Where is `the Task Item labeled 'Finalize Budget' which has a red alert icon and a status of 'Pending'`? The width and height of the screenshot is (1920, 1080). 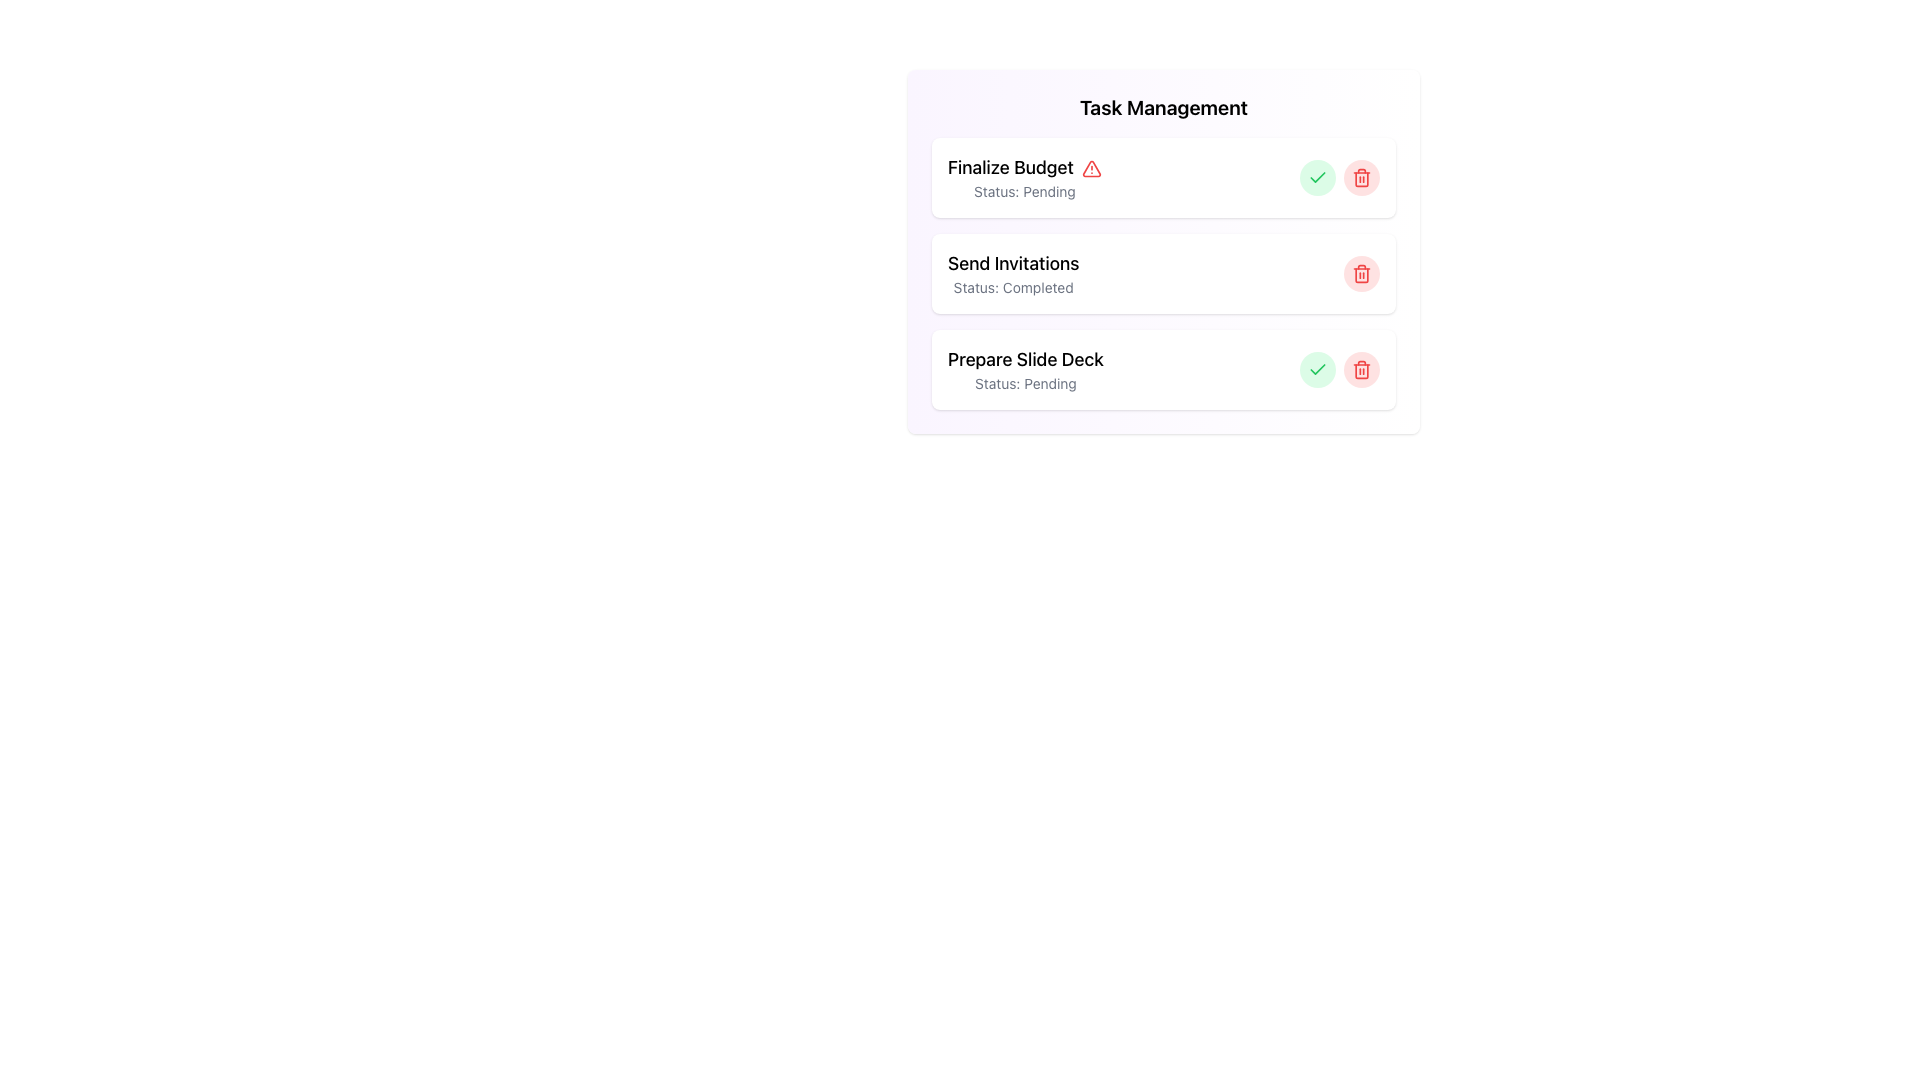
the Task Item labeled 'Finalize Budget' which has a red alert icon and a status of 'Pending' is located at coordinates (1163, 176).